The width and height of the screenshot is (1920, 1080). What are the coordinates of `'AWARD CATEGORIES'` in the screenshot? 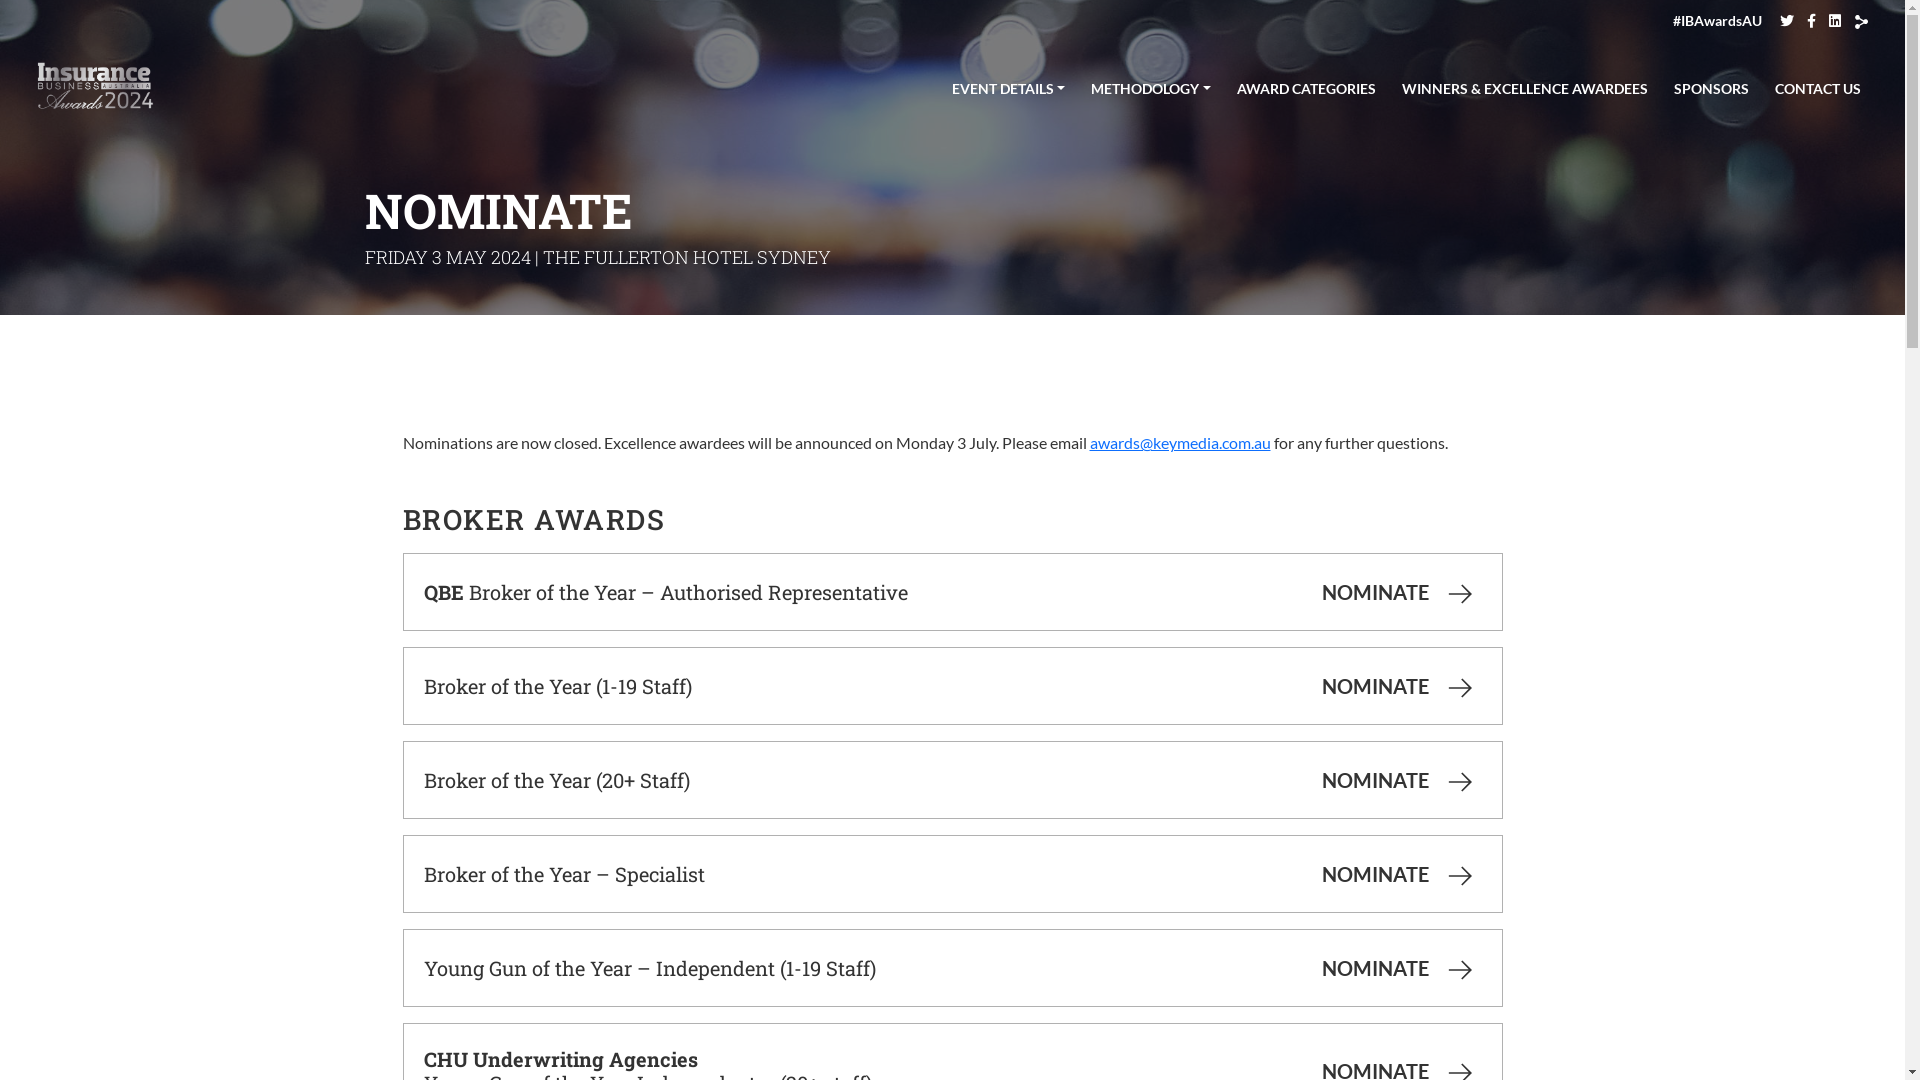 It's located at (1227, 84).